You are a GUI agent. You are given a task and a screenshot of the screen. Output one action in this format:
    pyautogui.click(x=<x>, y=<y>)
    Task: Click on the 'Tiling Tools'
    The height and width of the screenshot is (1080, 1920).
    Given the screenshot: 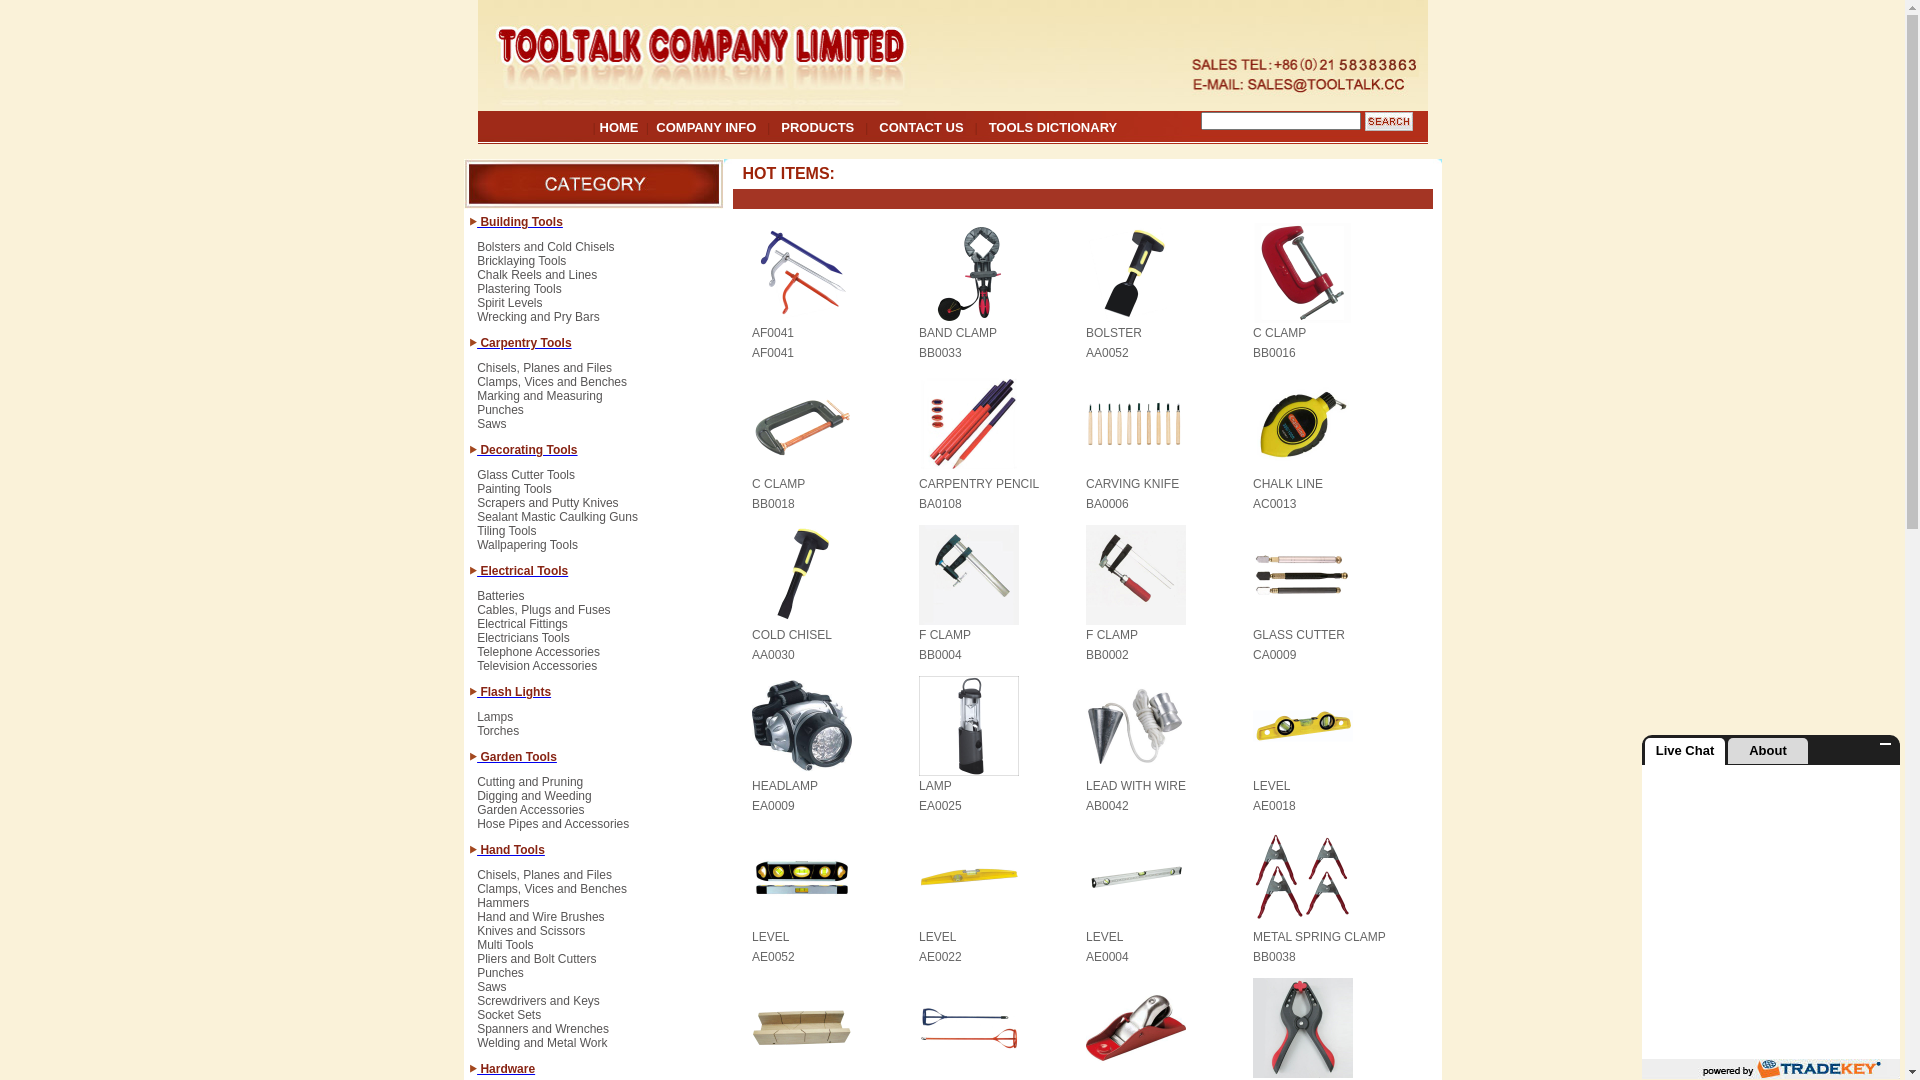 What is the action you would take?
    pyautogui.click(x=506, y=536)
    